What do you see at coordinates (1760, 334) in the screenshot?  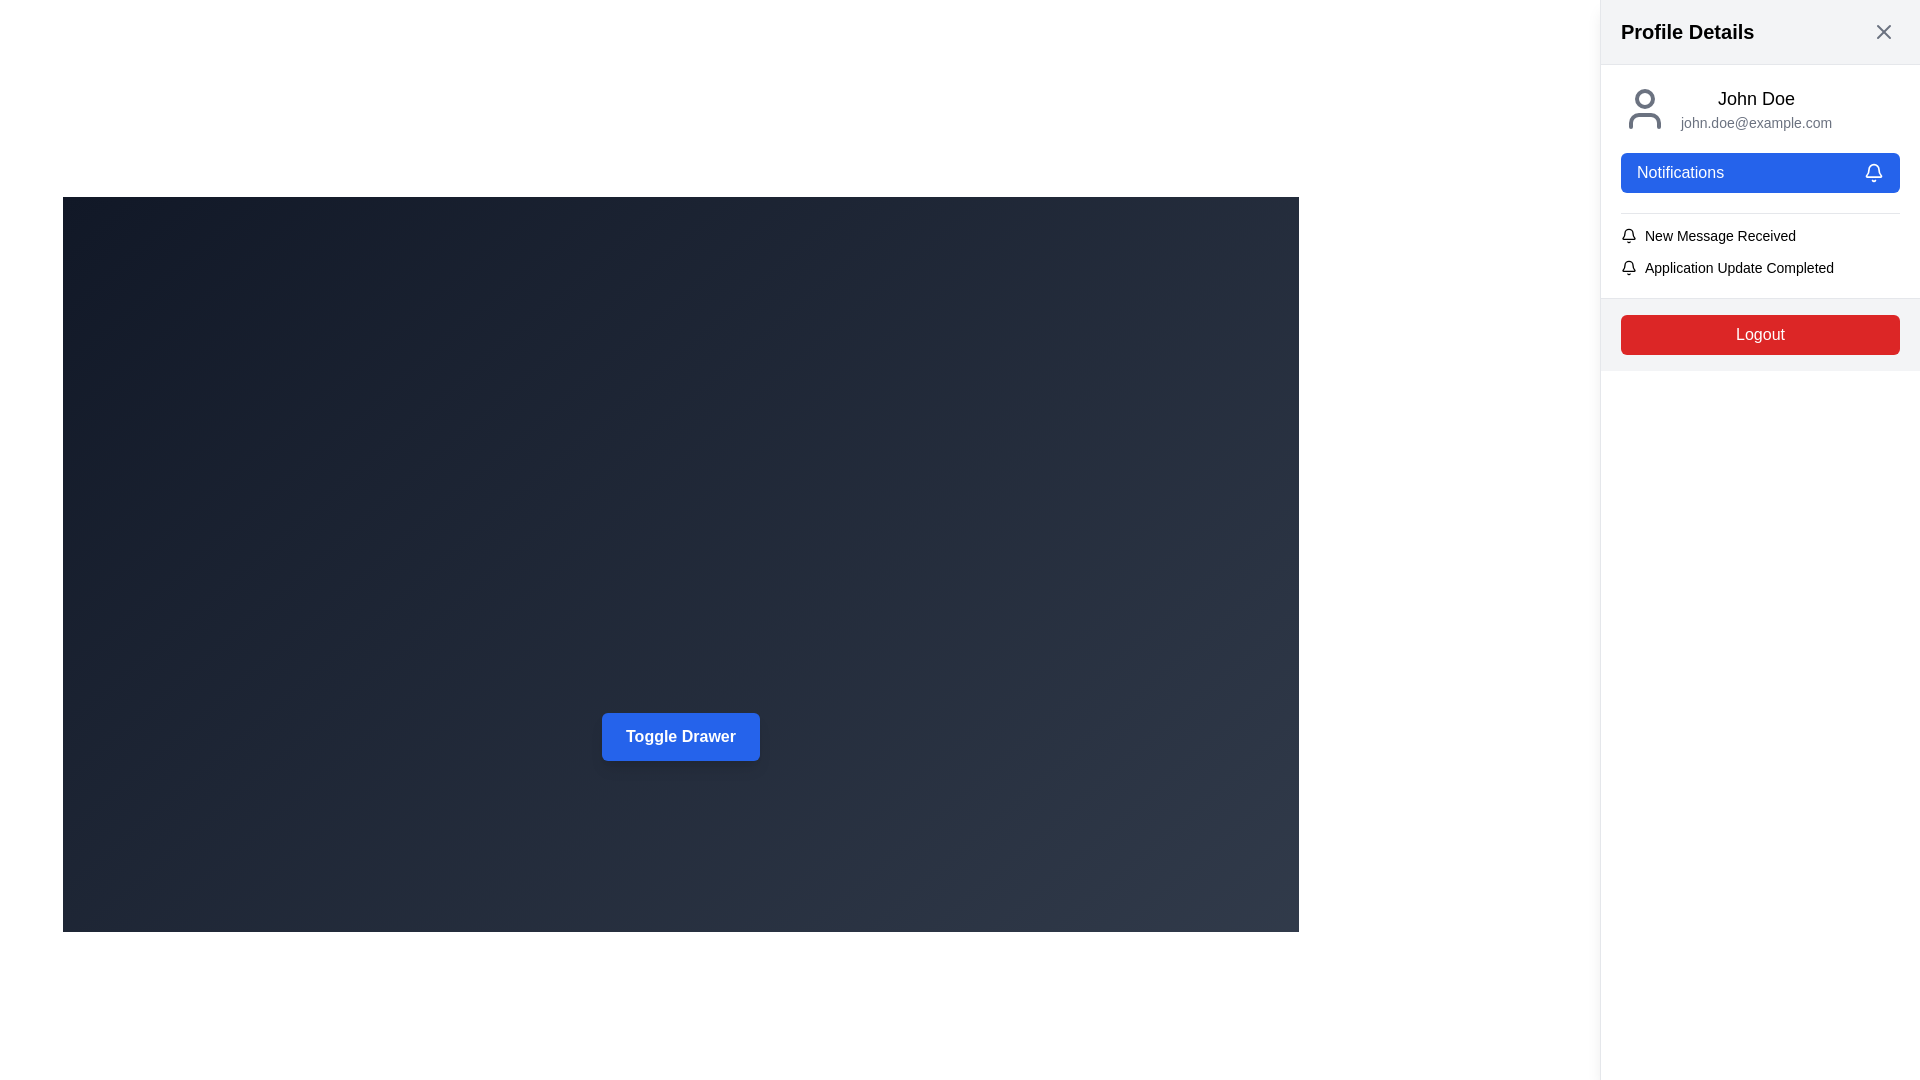 I see `the logout button located at the bottom of the right-side profile panel` at bounding box center [1760, 334].